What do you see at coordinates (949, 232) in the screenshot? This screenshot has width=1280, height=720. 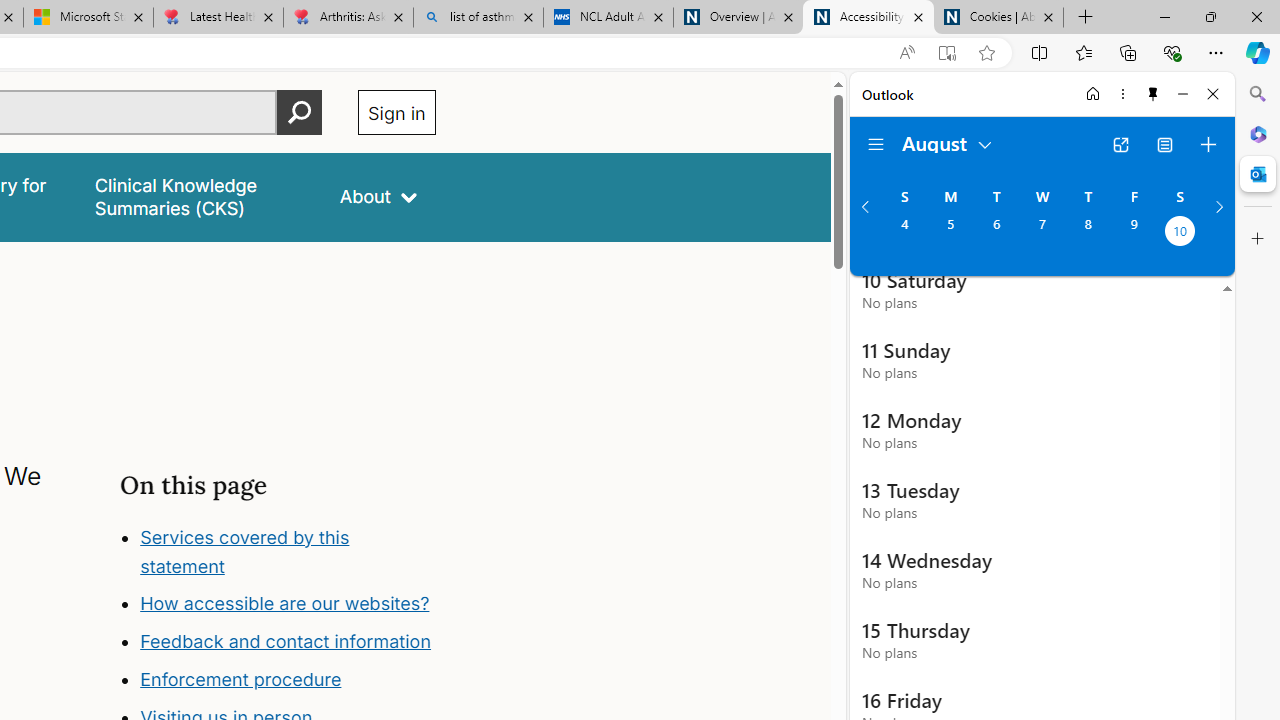 I see `'Monday, August 5, 2024. '` at bounding box center [949, 232].